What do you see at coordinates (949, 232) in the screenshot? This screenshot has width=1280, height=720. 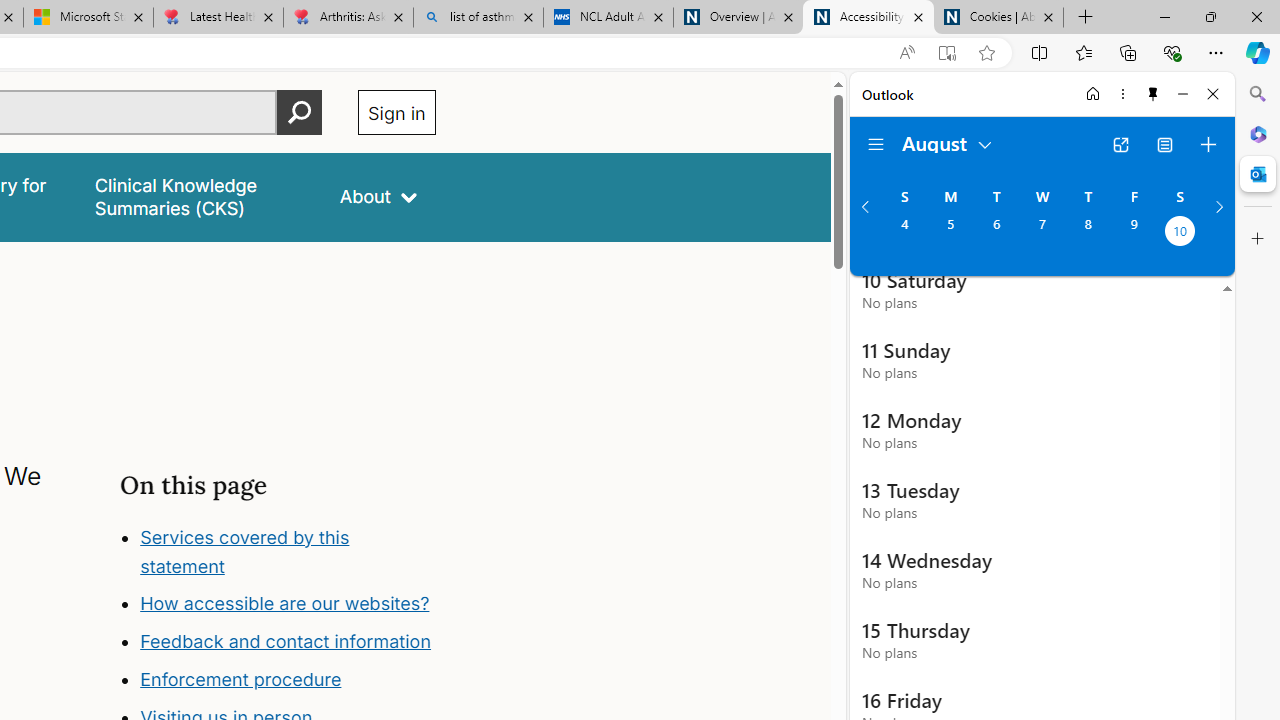 I see `'Monday, August 5, 2024. '` at bounding box center [949, 232].